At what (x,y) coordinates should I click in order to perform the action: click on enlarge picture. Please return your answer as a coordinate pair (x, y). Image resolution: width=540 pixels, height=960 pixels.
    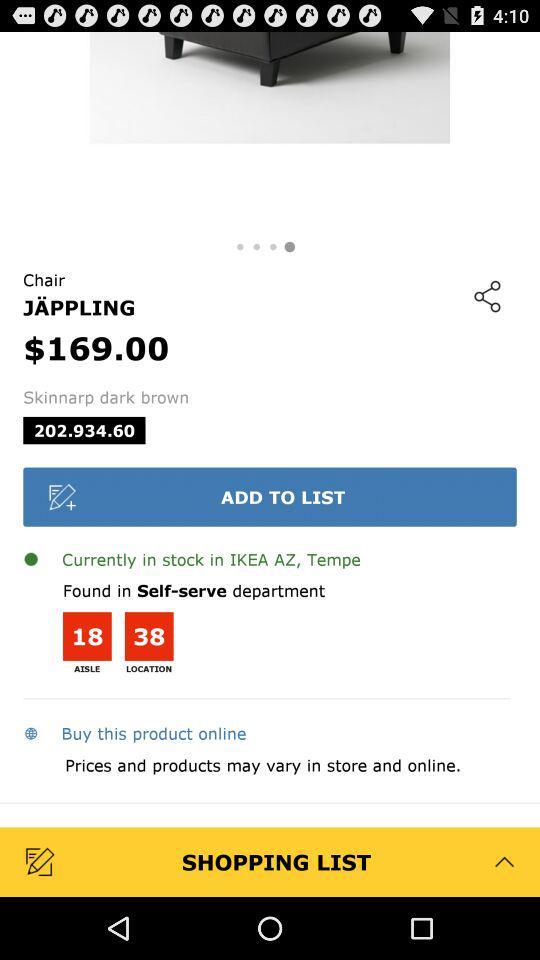
    Looking at the image, I should click on (270, 131).